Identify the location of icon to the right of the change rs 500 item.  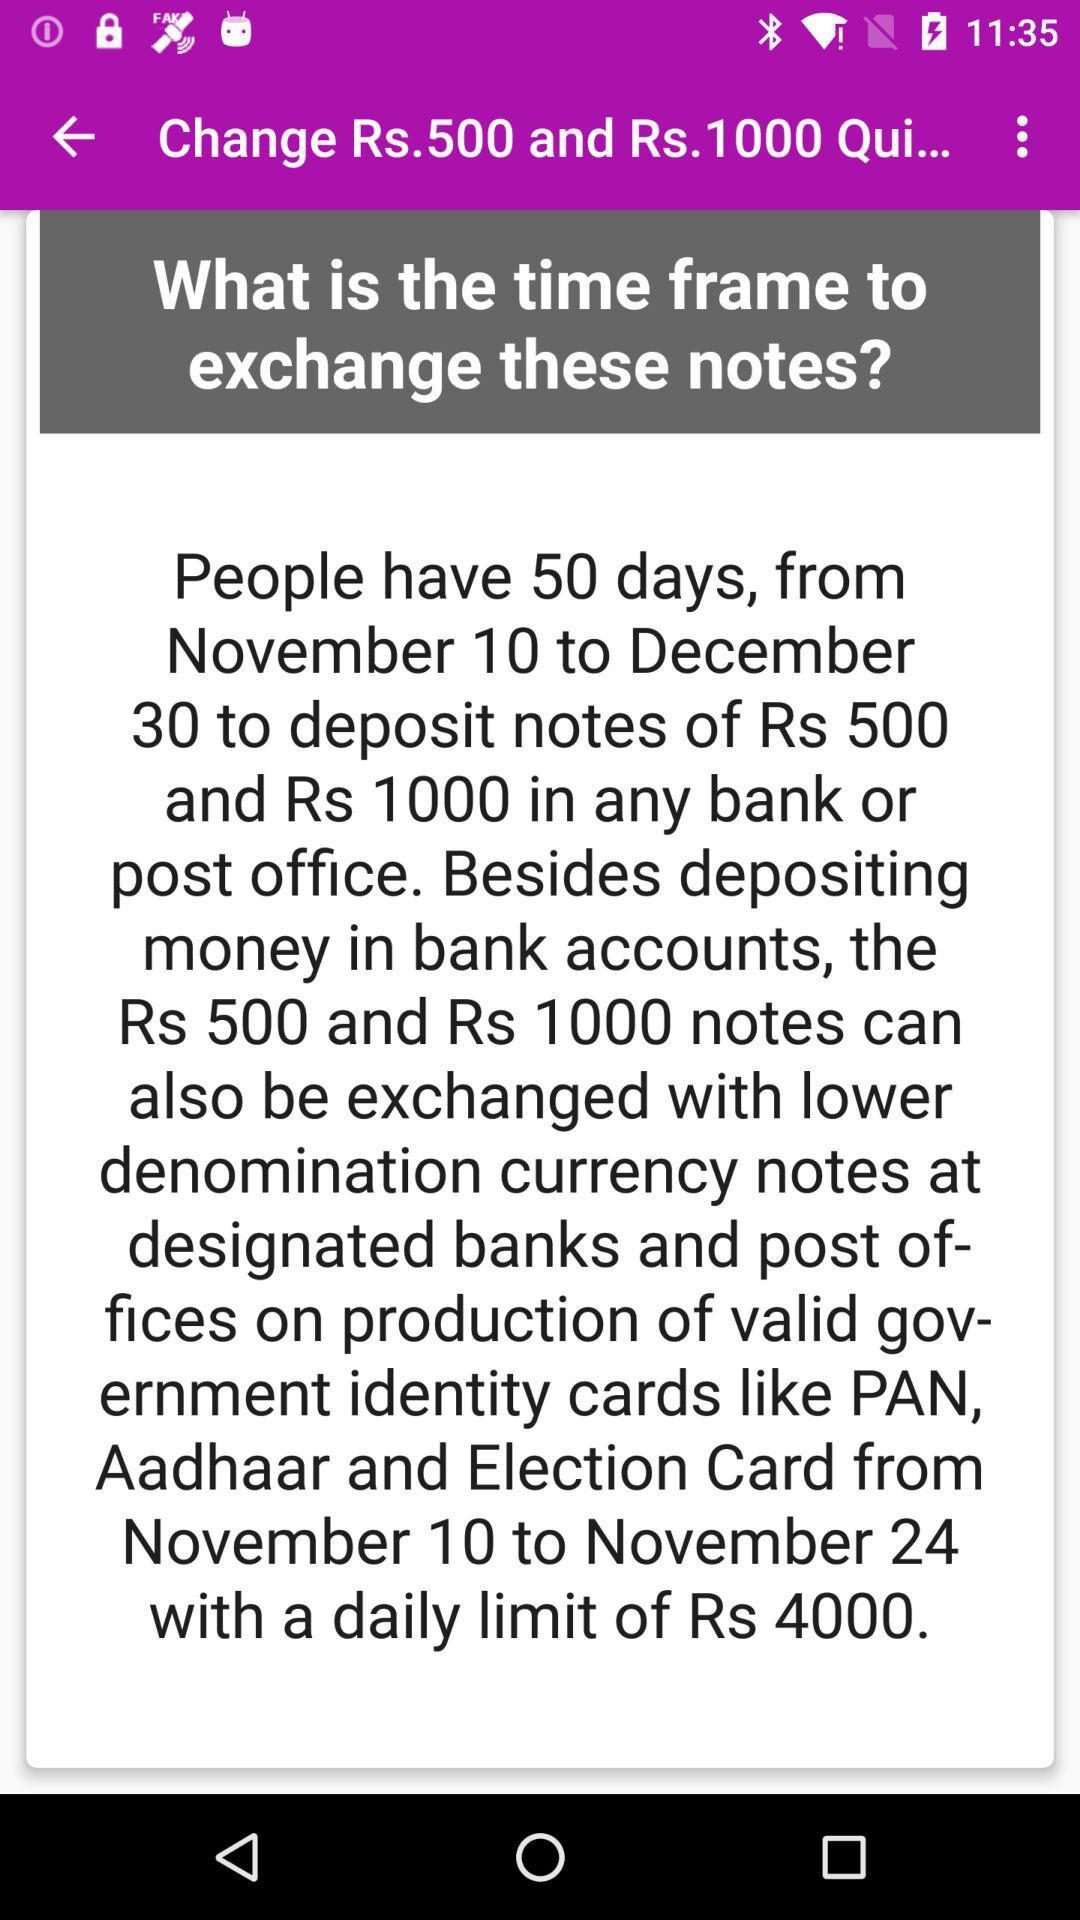
(1027, 135).